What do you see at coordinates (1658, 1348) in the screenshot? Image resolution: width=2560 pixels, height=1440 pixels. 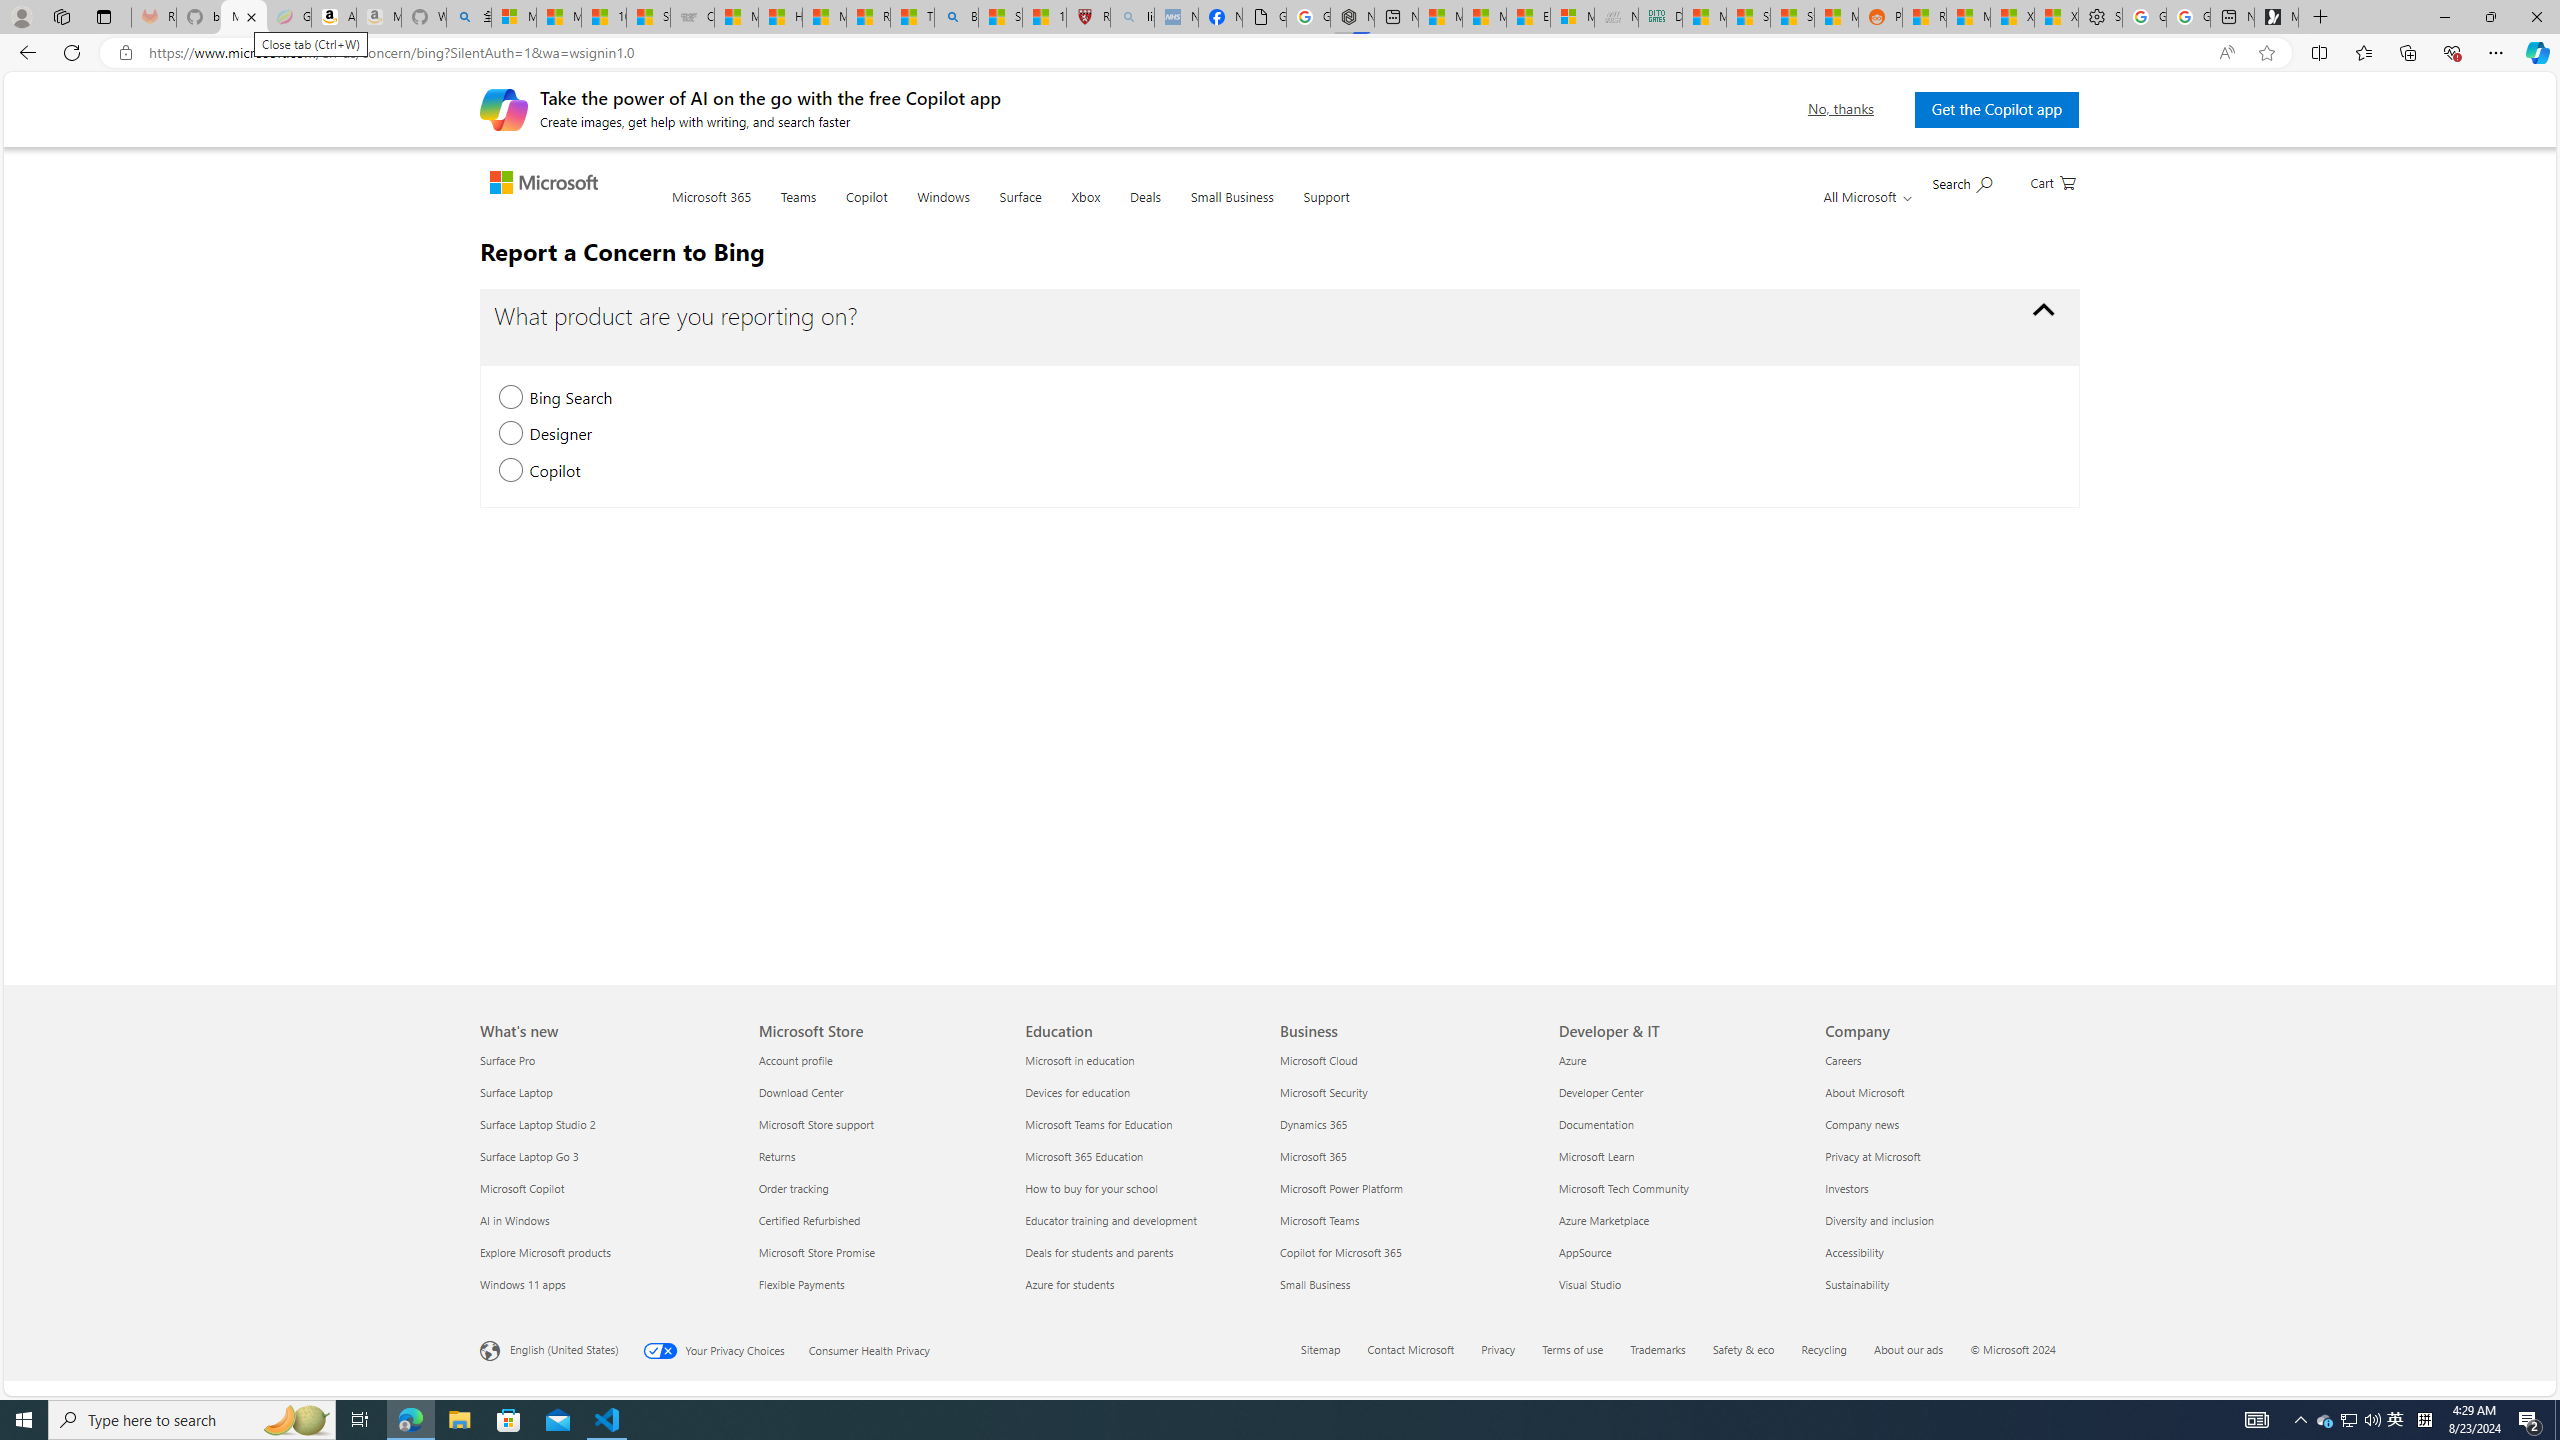 I see `'Trademarks'` at bounding box center [1658, 1348].